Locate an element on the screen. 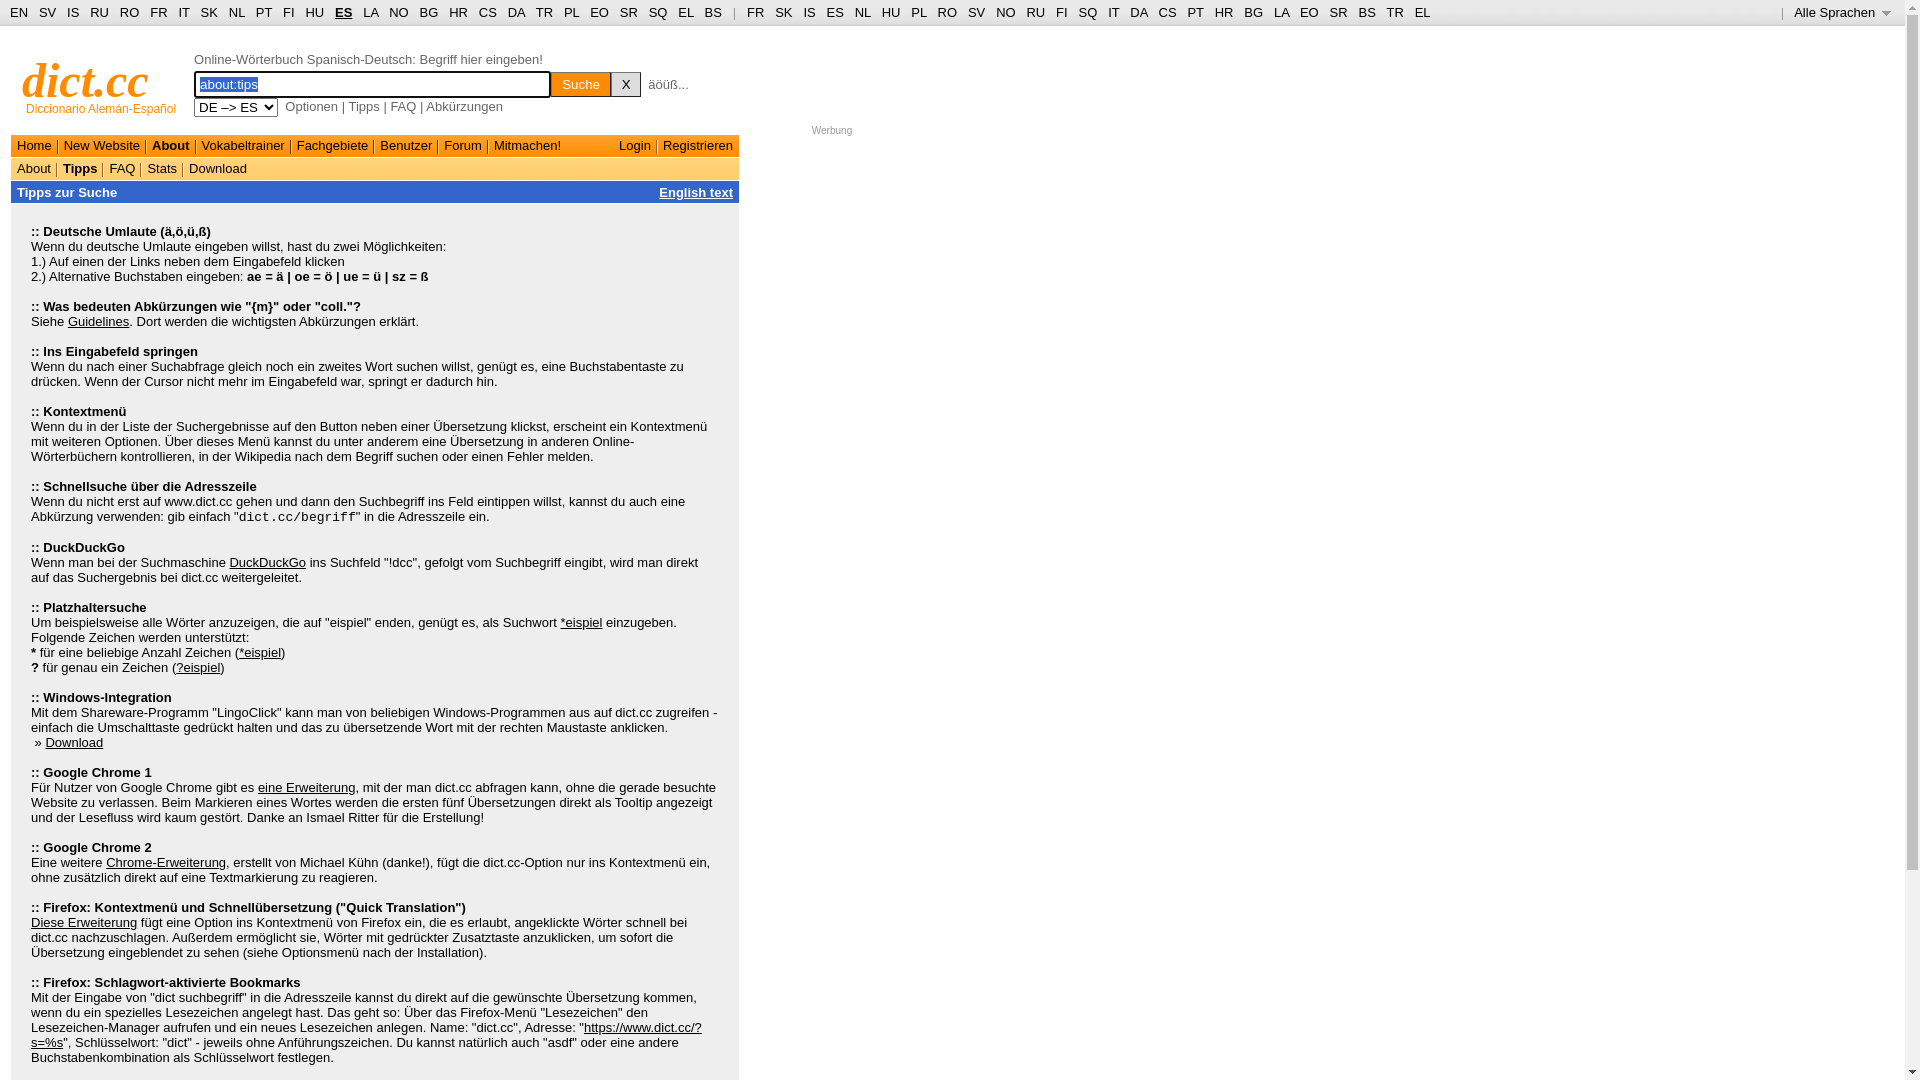  'NO' is located at coordinates (1006, 12).